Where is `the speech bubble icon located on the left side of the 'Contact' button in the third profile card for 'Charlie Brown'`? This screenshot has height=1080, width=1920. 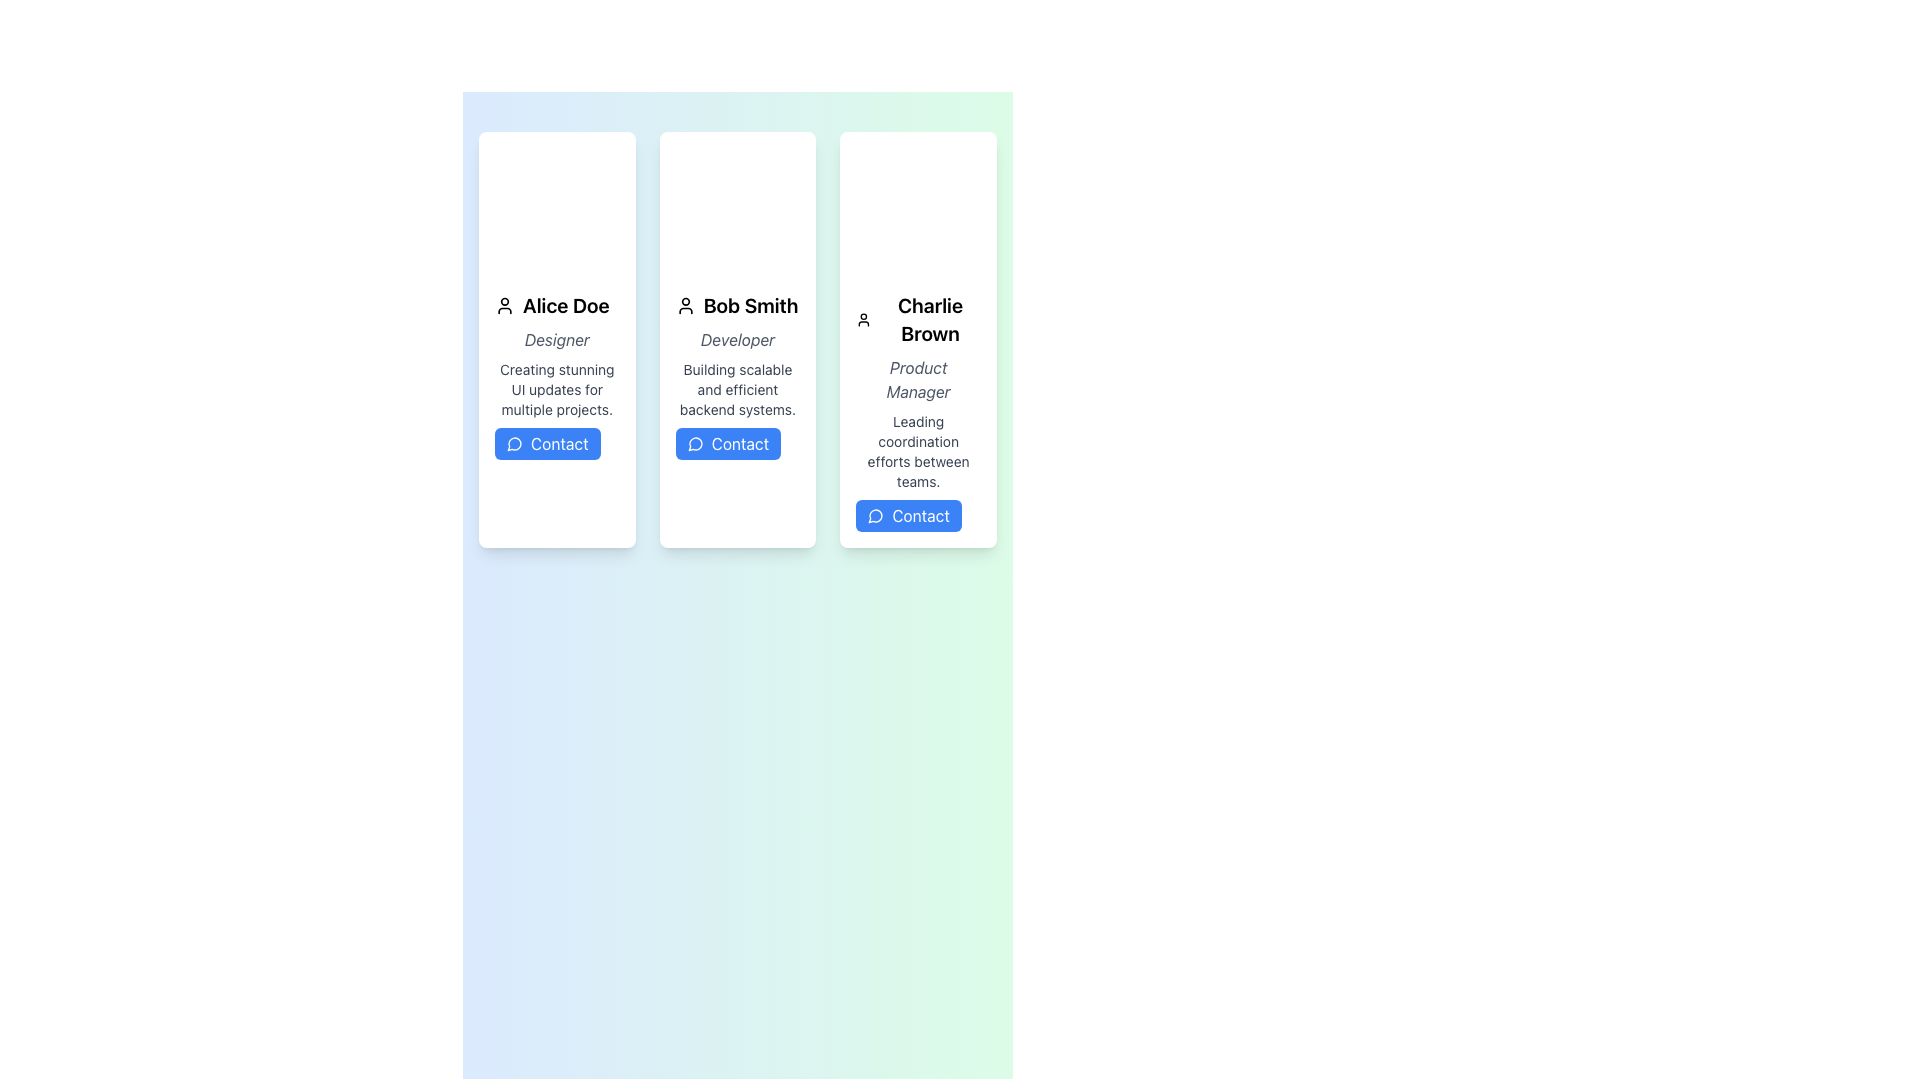 the speech bubble icon located on the left side of the 'Contact' button in the third profile card for 'Charlie Brown' is located at coordinates (875, 515).